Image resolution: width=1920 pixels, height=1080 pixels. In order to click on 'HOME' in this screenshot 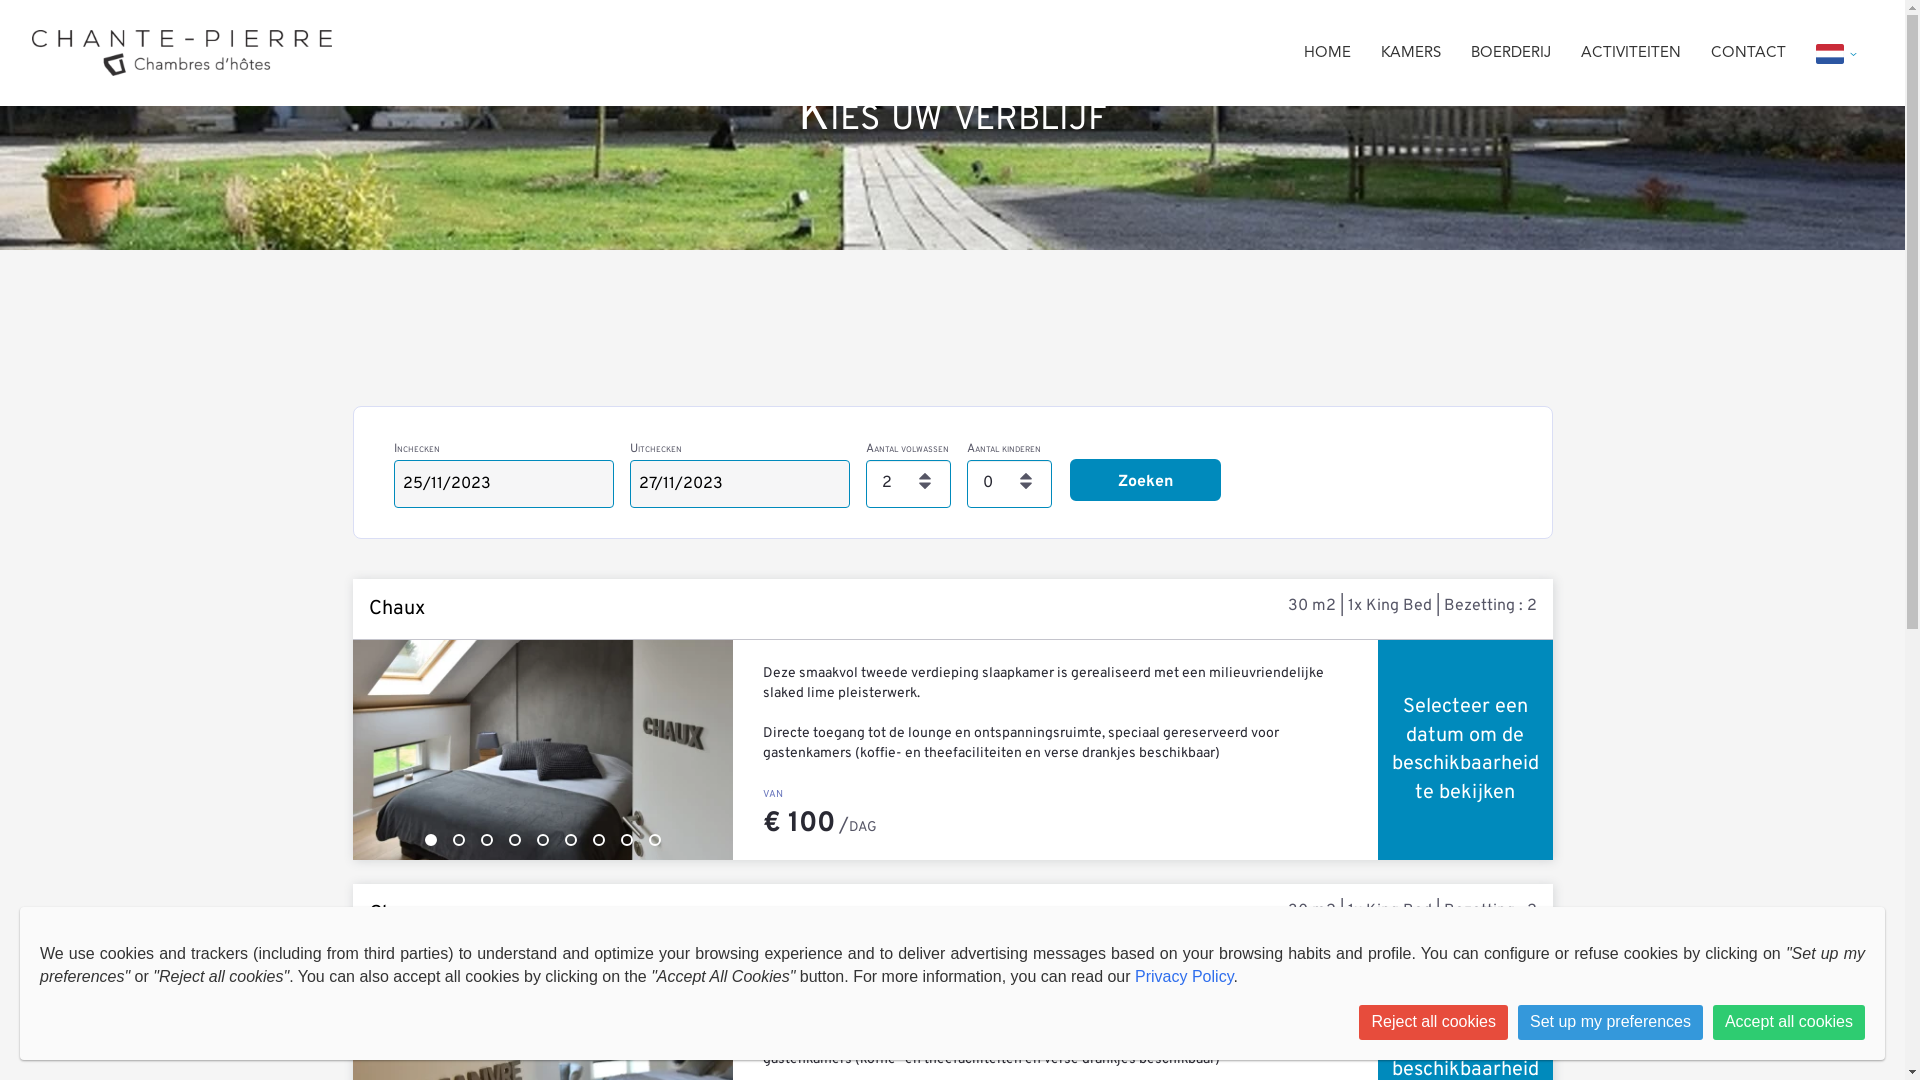, I will do `click(1327, 52)`.